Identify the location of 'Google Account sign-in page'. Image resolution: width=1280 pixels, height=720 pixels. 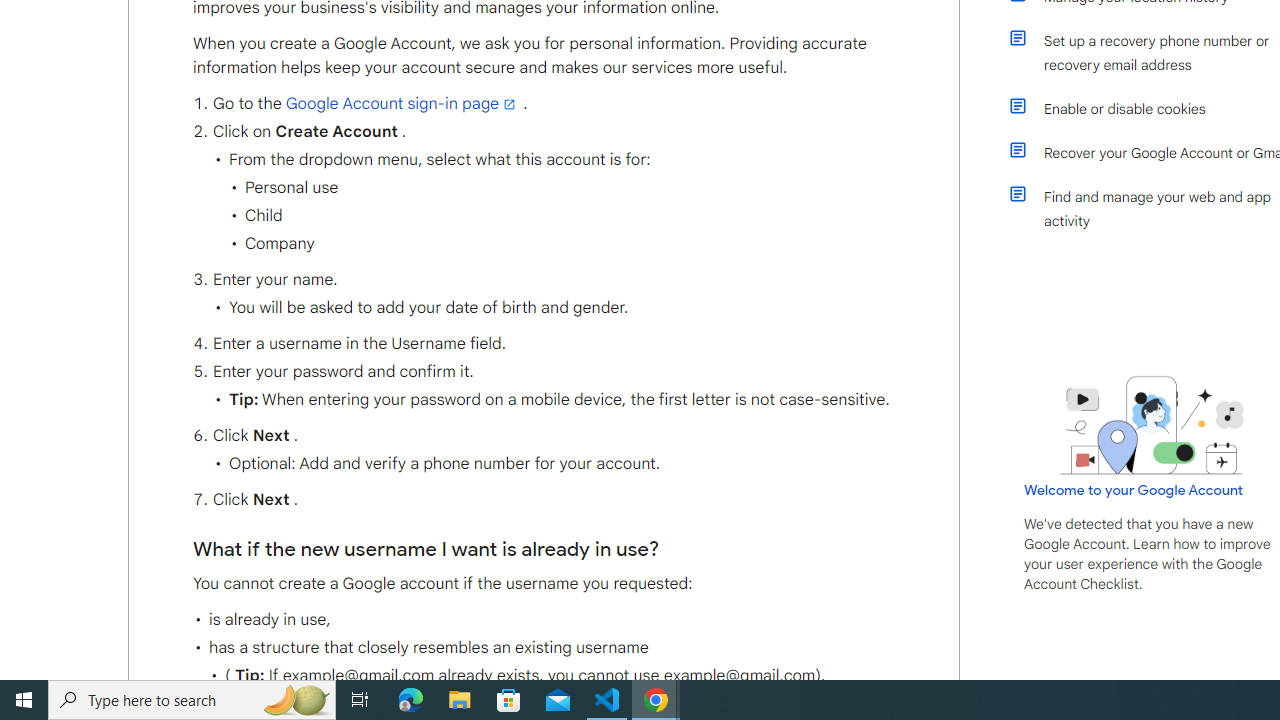
(401, 104).